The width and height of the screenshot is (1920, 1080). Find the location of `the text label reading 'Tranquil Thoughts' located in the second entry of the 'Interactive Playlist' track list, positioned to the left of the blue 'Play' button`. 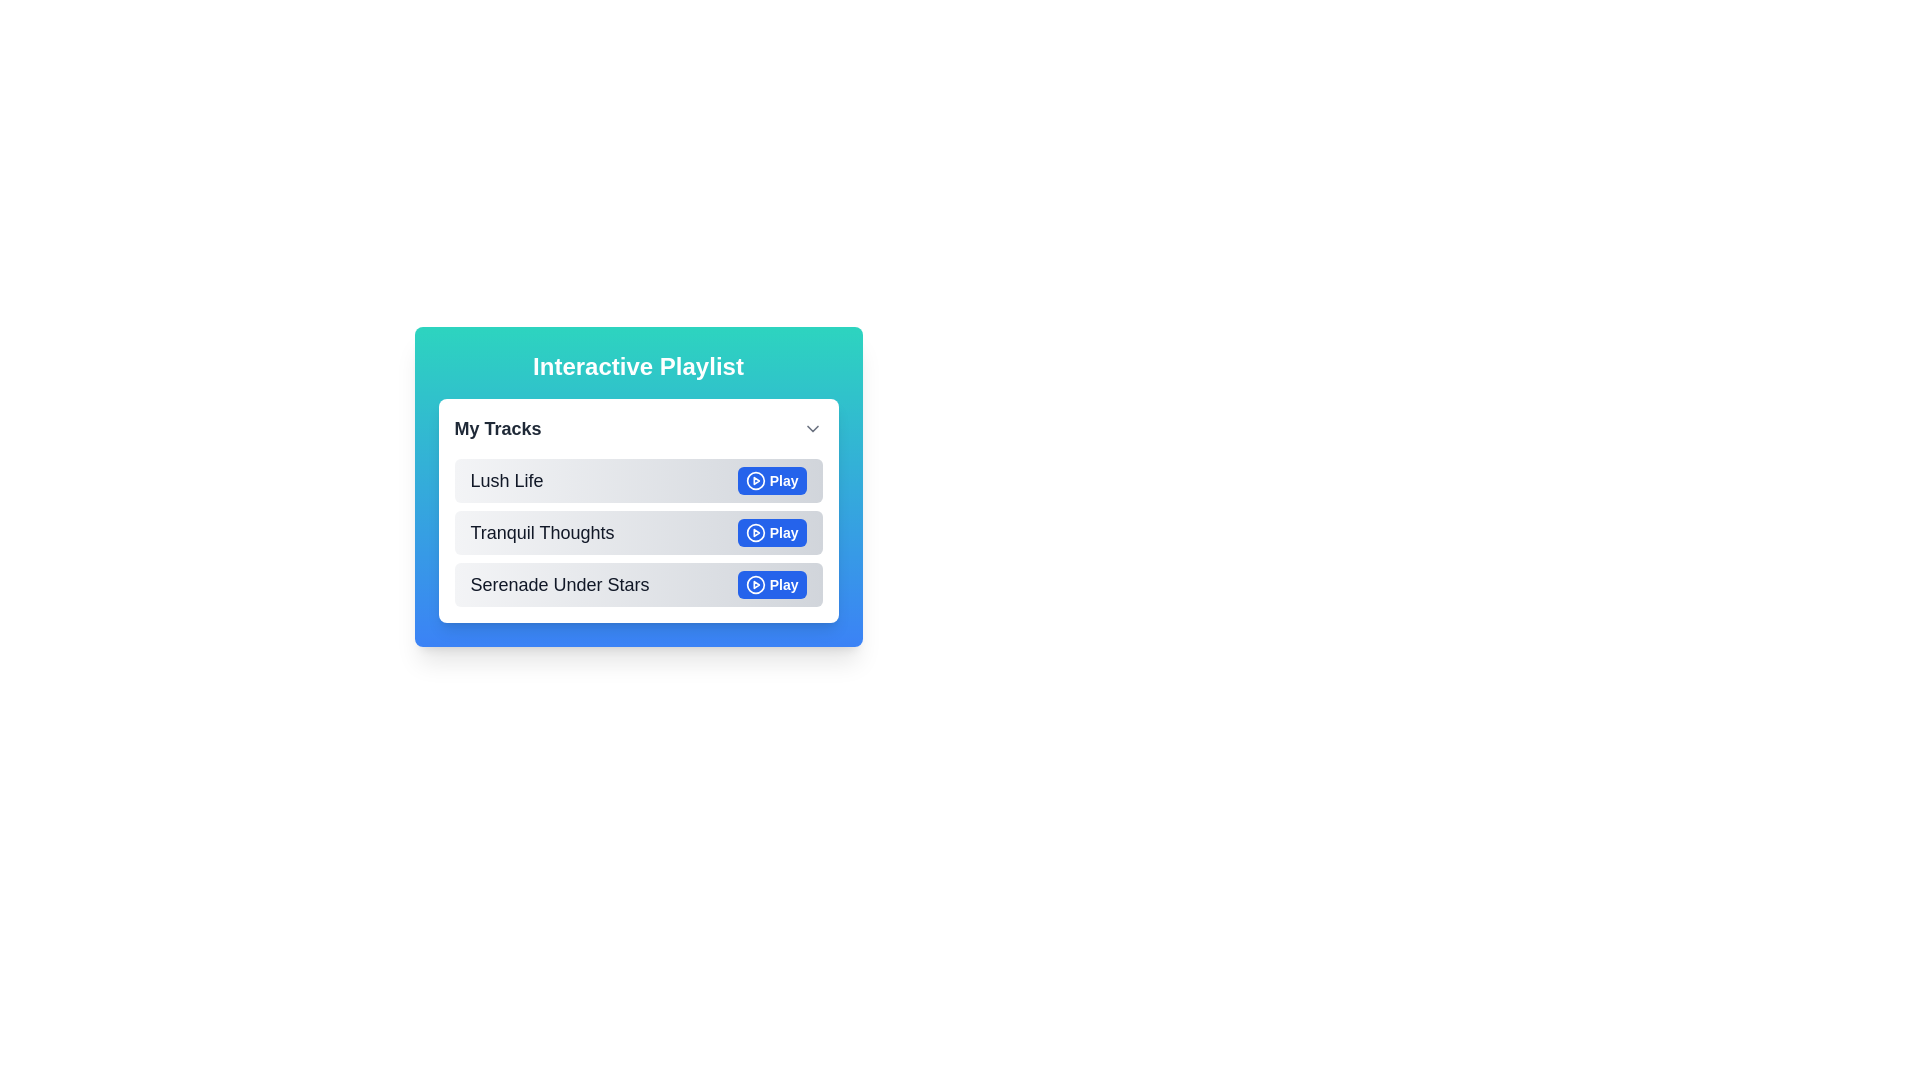

the text label reading 'Tranquil Thoughts' located in the second entry of the 'Interactive Playlist' track list, positioned to the left of the blue 'Play' button is located at coordinates (542, 531).